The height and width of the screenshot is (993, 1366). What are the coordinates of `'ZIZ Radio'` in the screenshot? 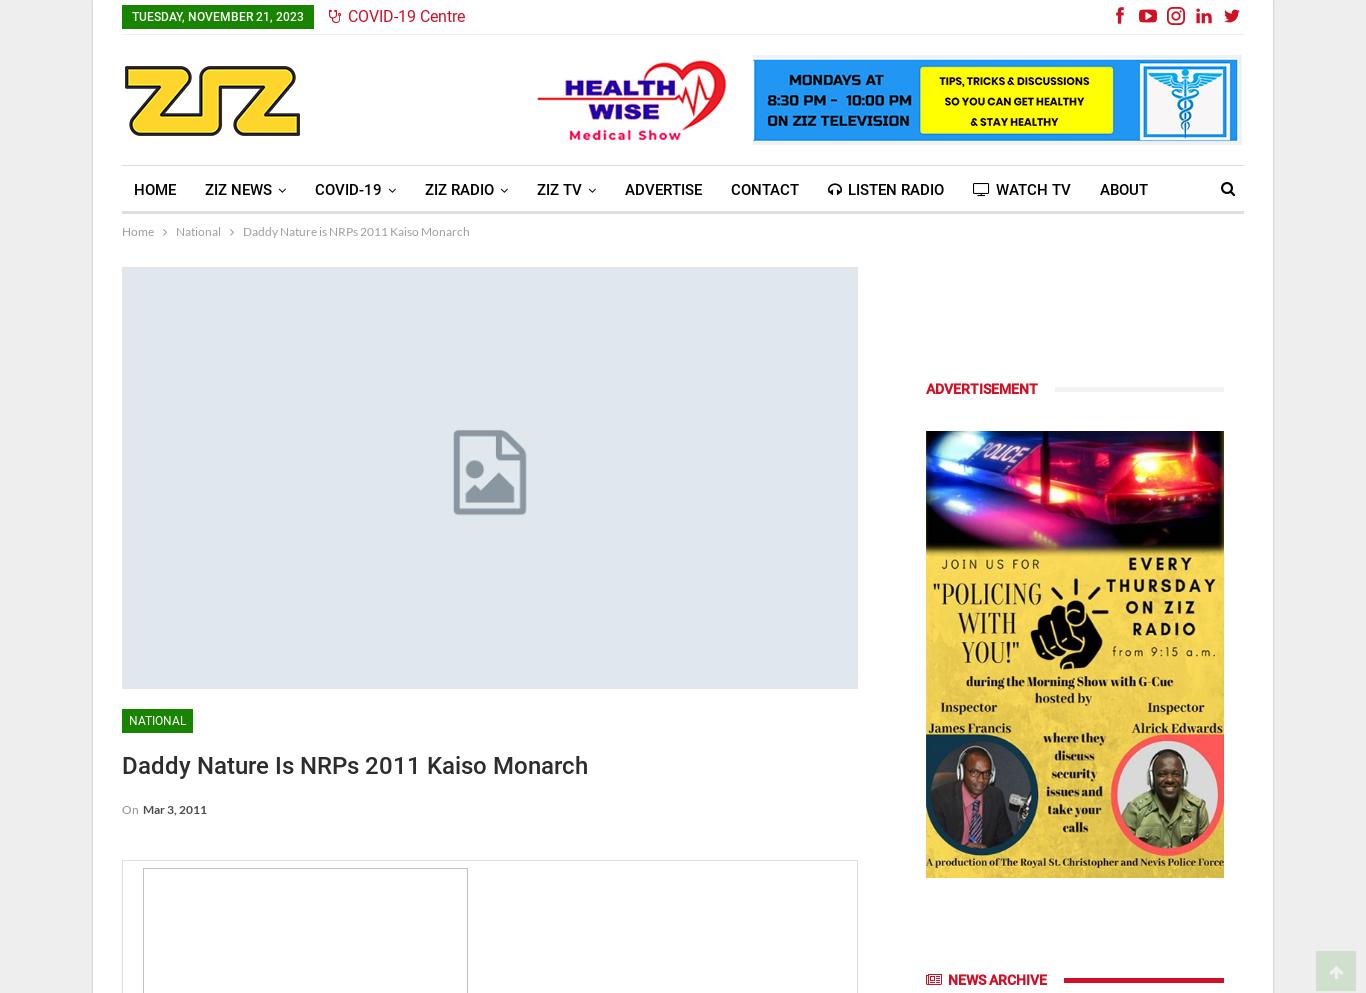 It's located at (459, 188).